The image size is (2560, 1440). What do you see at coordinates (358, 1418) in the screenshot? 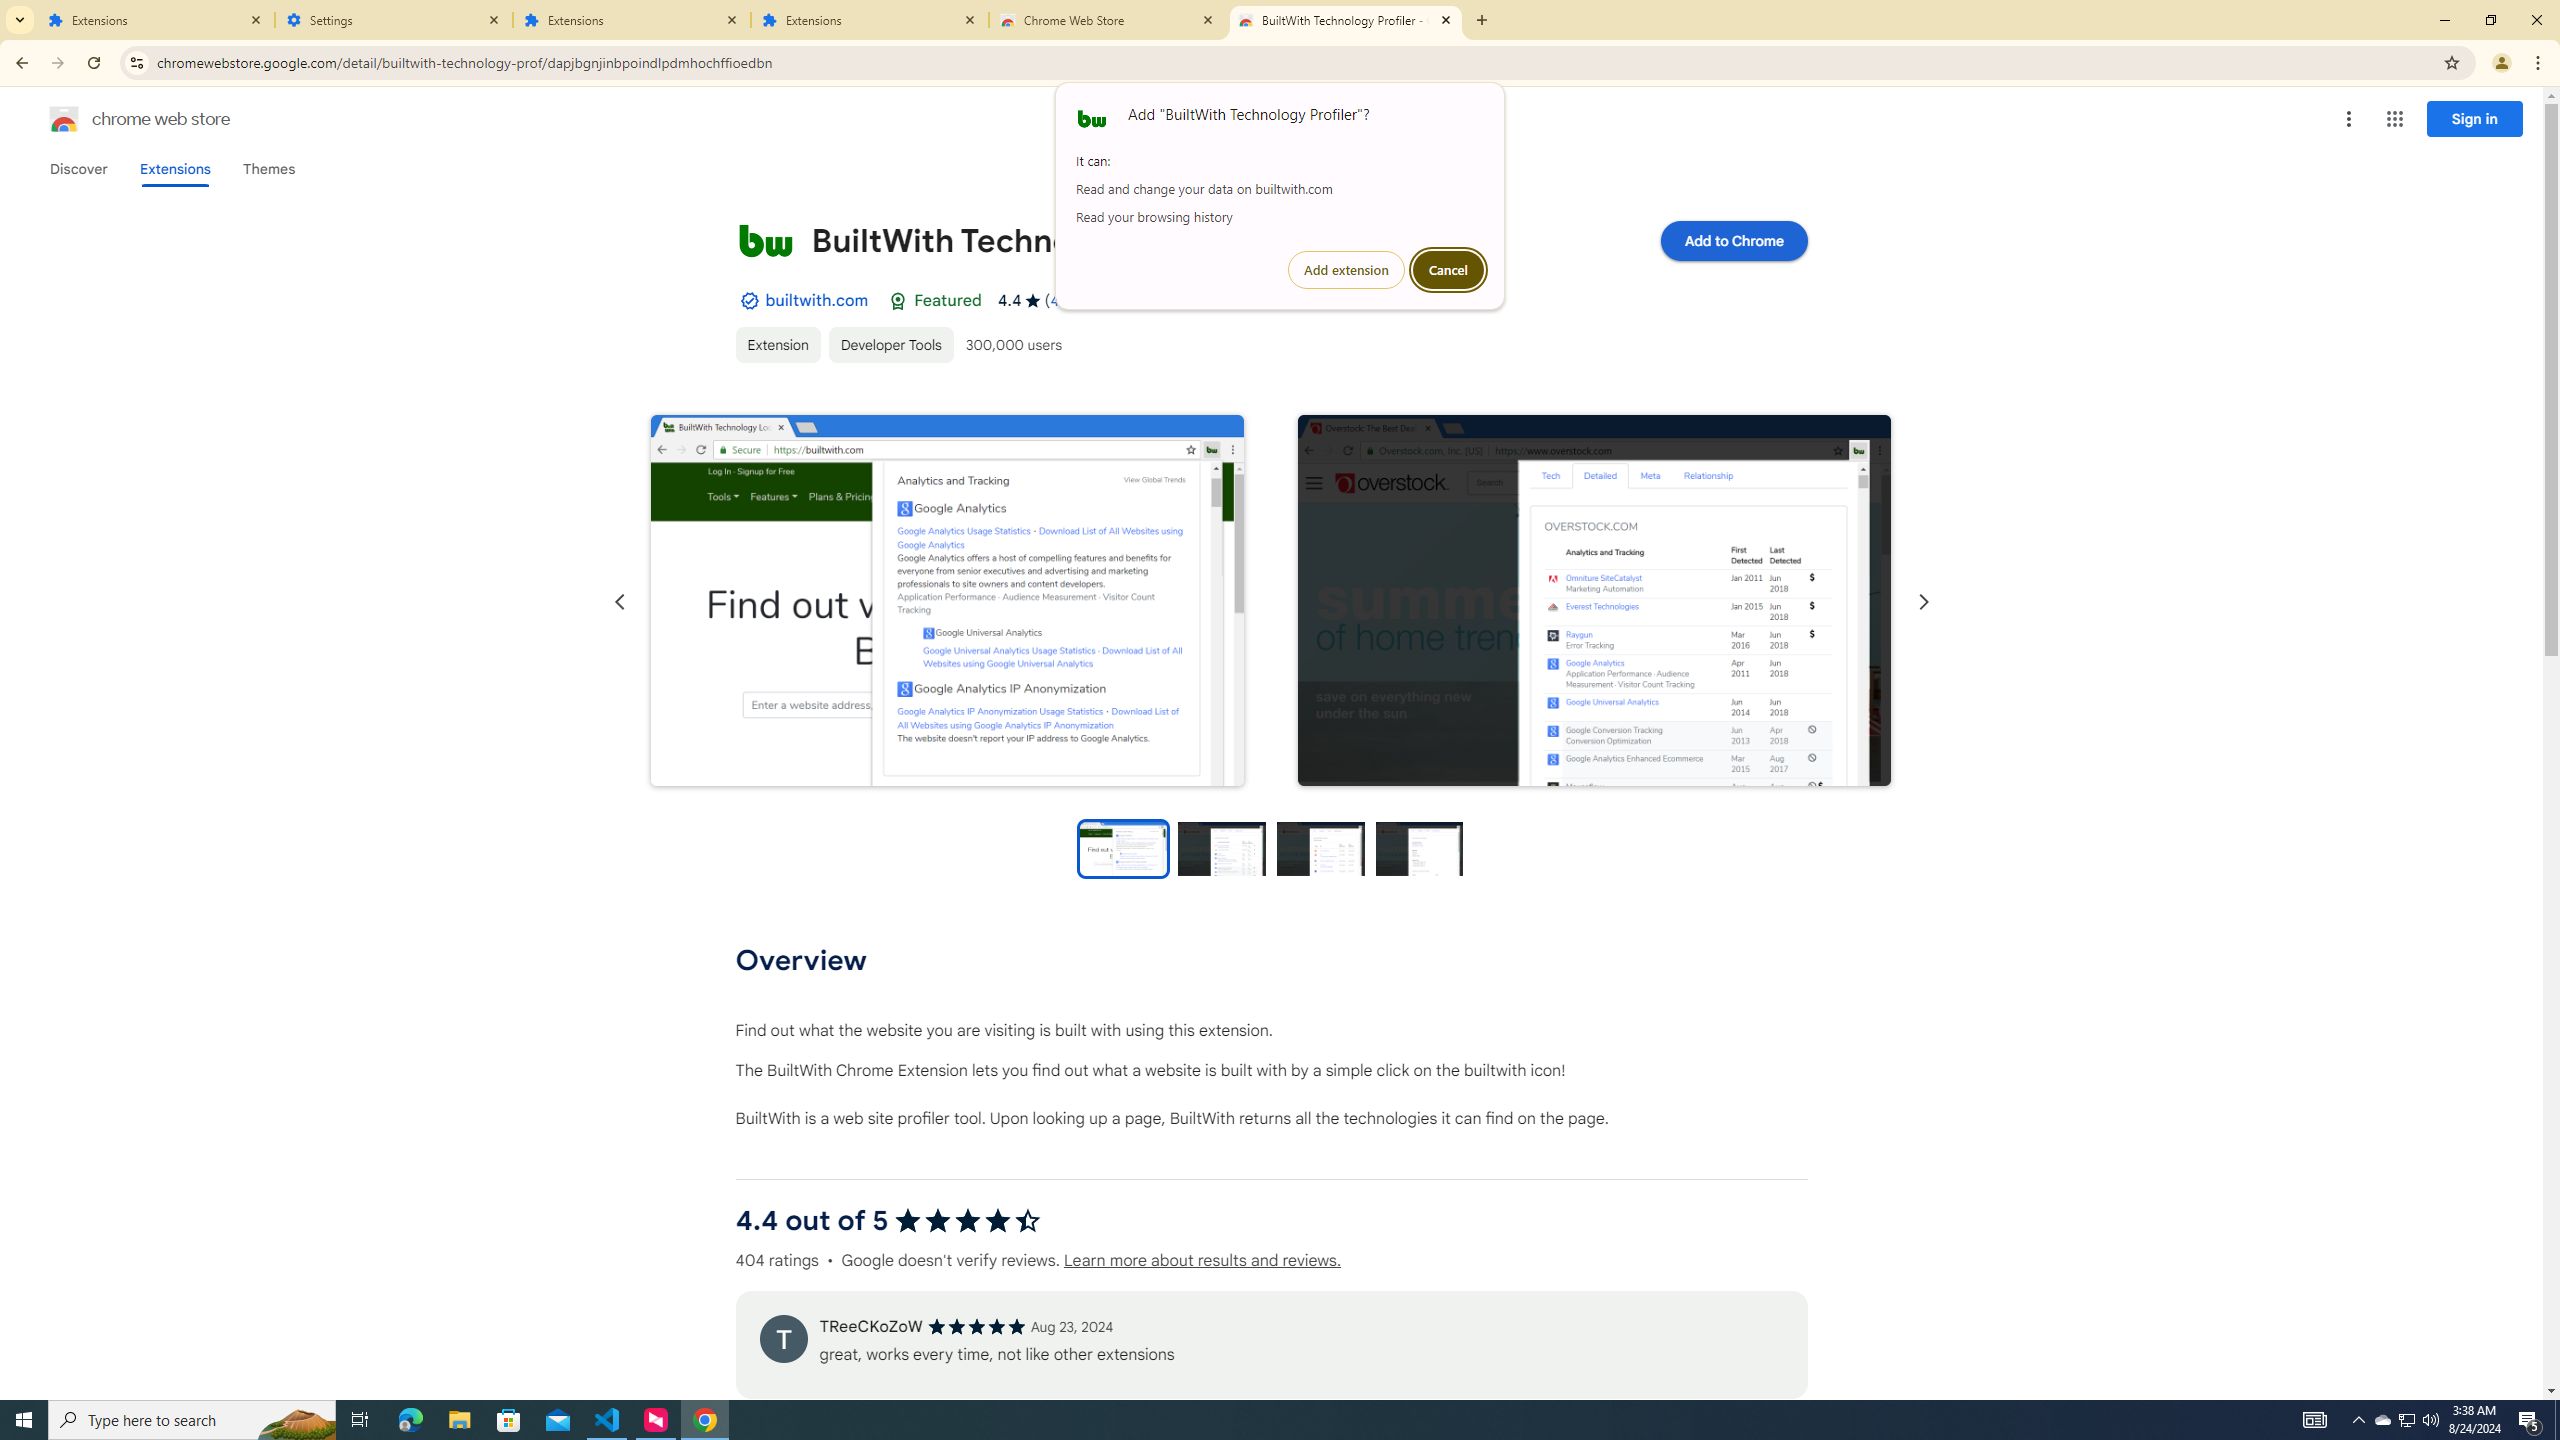
I see `'Task View'` at bounding box center [358, 1418].